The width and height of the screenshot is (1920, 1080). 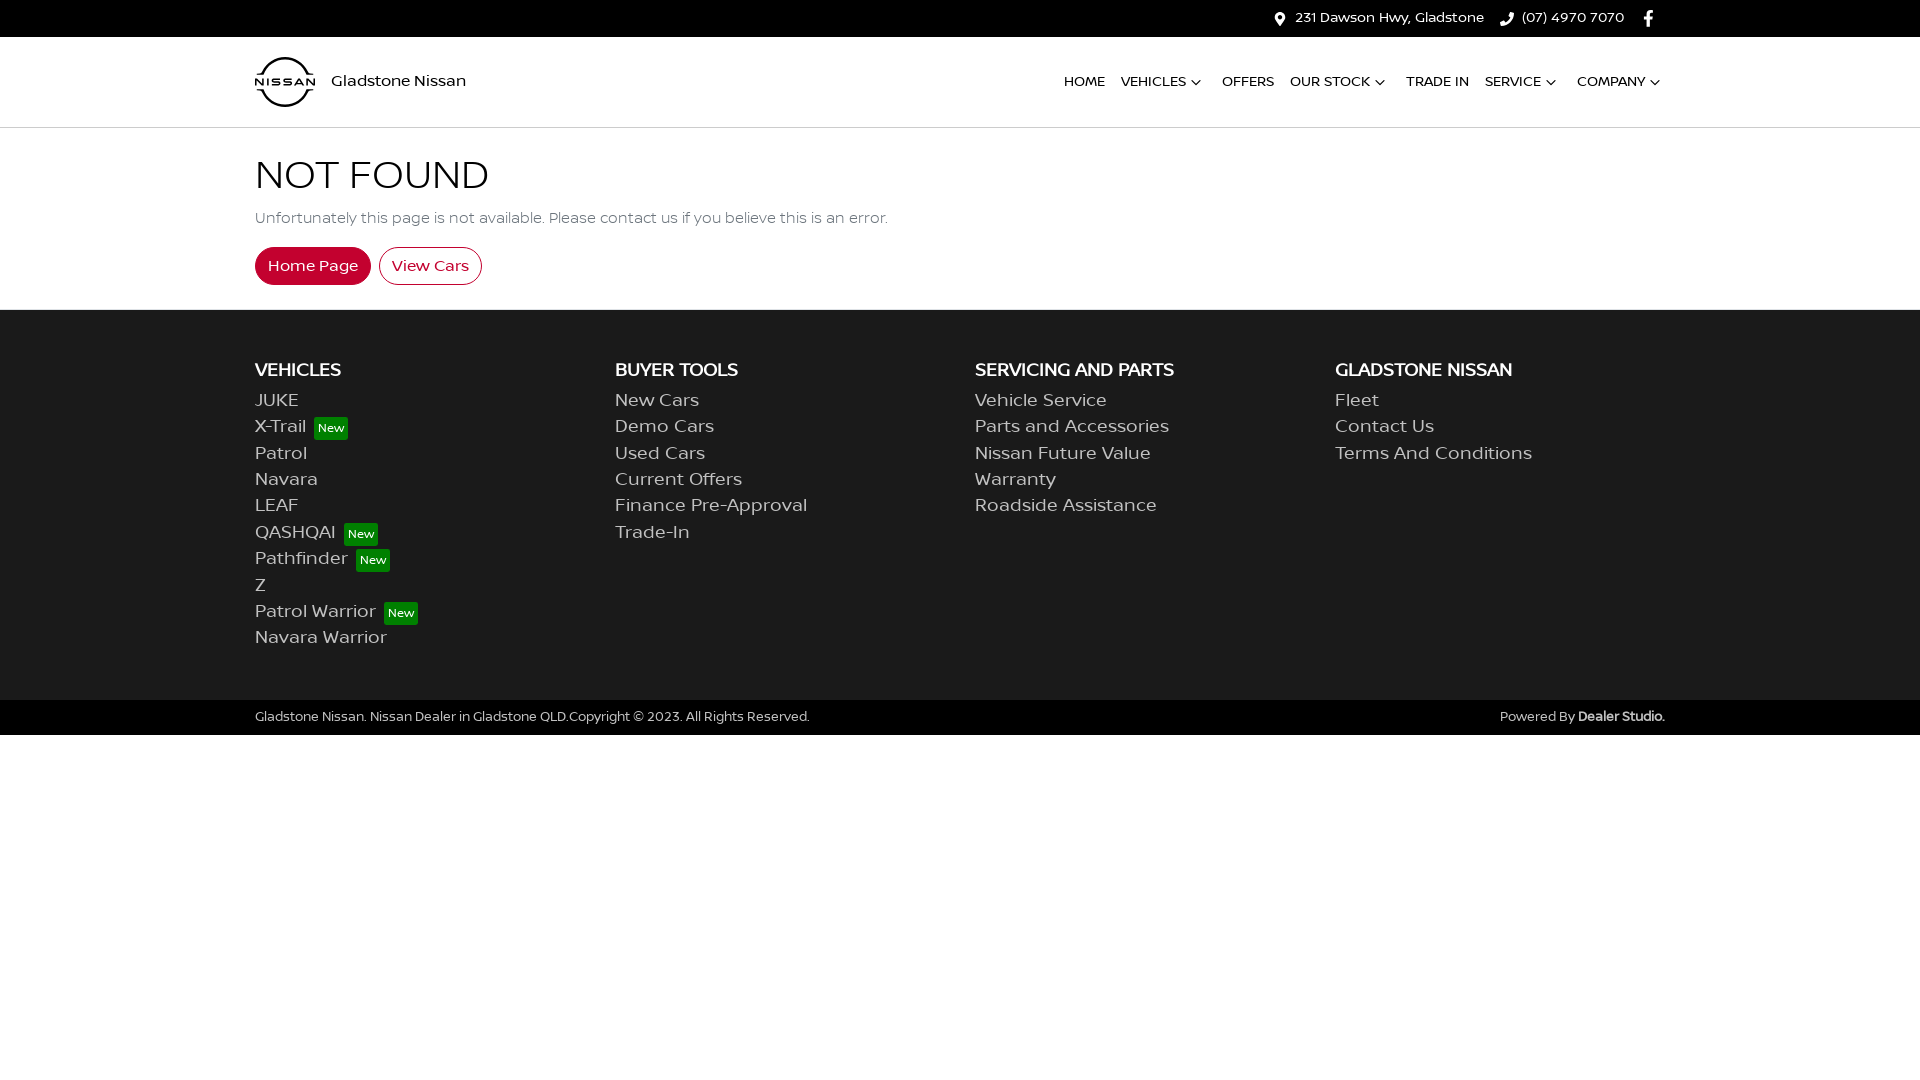 What do you see at coordinates (429, 264) in the screenshot?
I see `'View Cars'` at bounding box center [429, 264].